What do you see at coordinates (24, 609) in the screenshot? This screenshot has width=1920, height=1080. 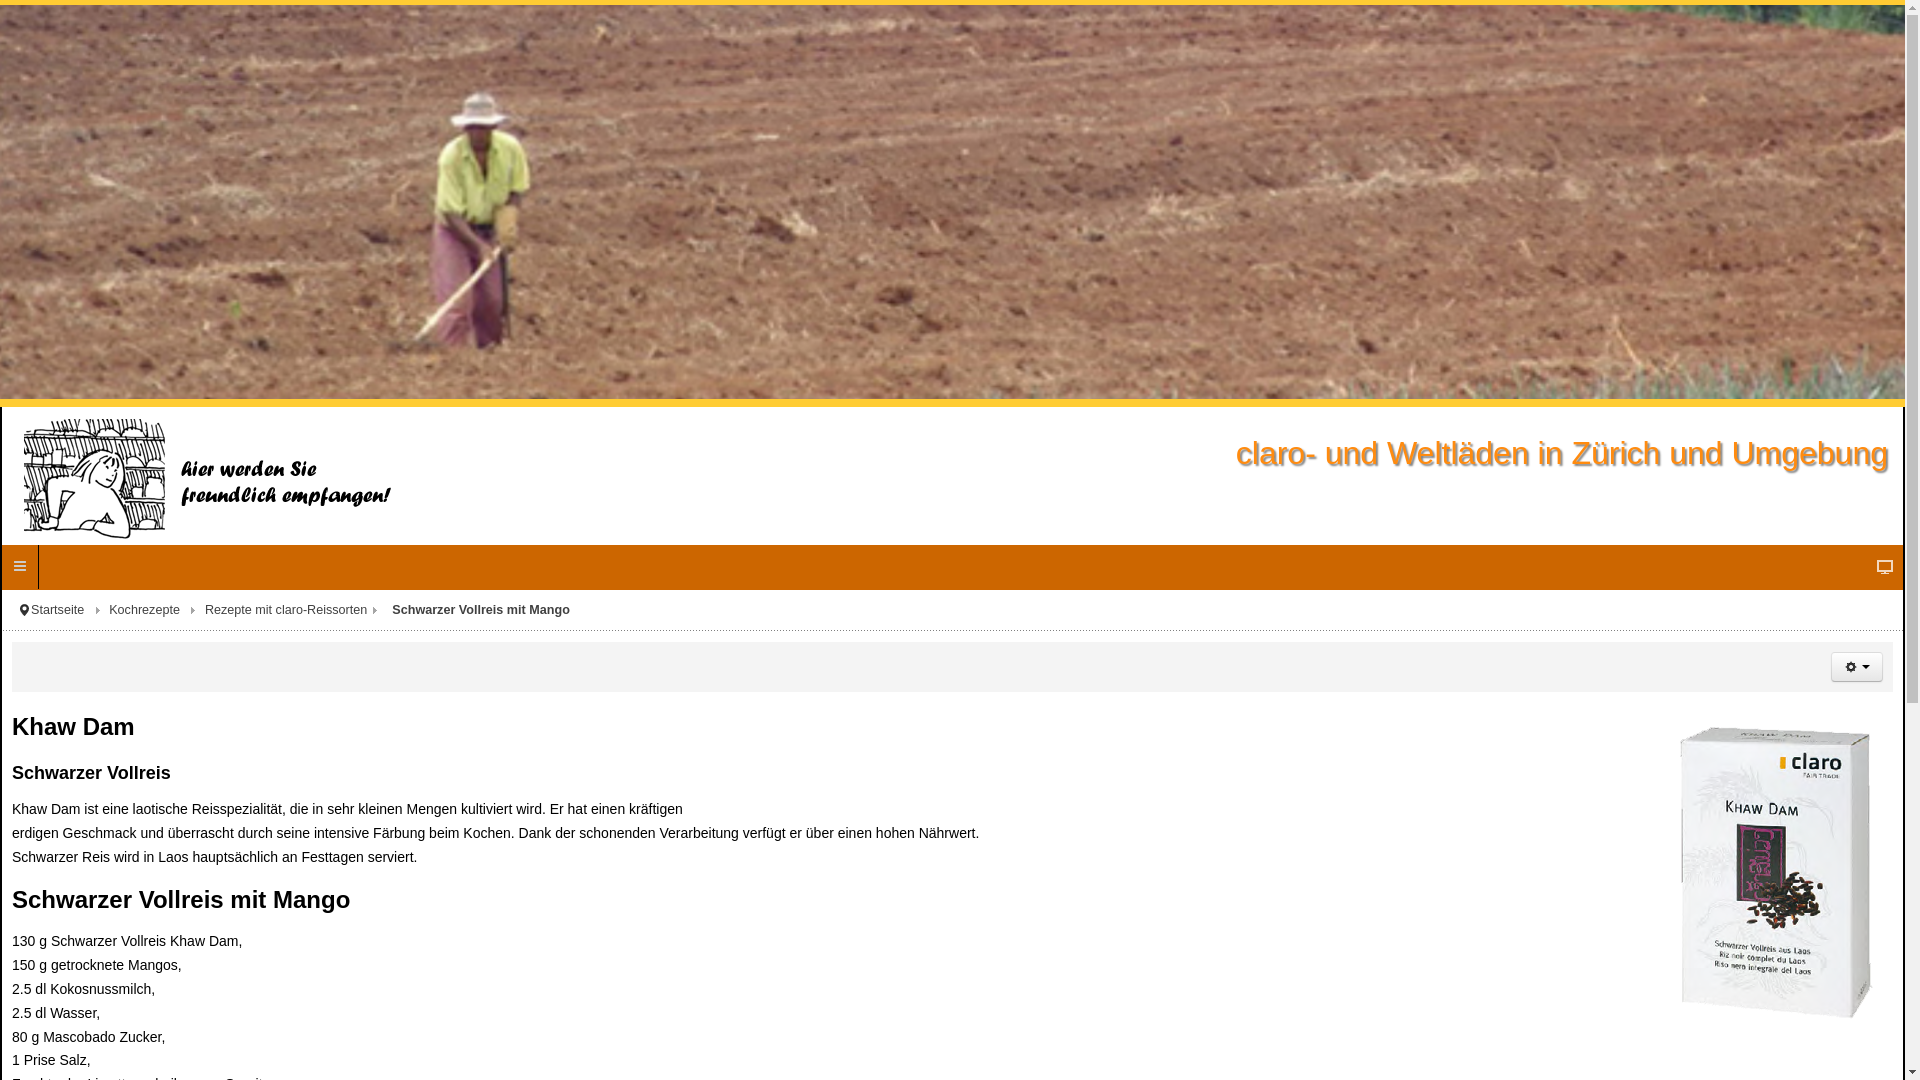 I see `'Aktuelle Seite: '` at bounding box center [24, 609].